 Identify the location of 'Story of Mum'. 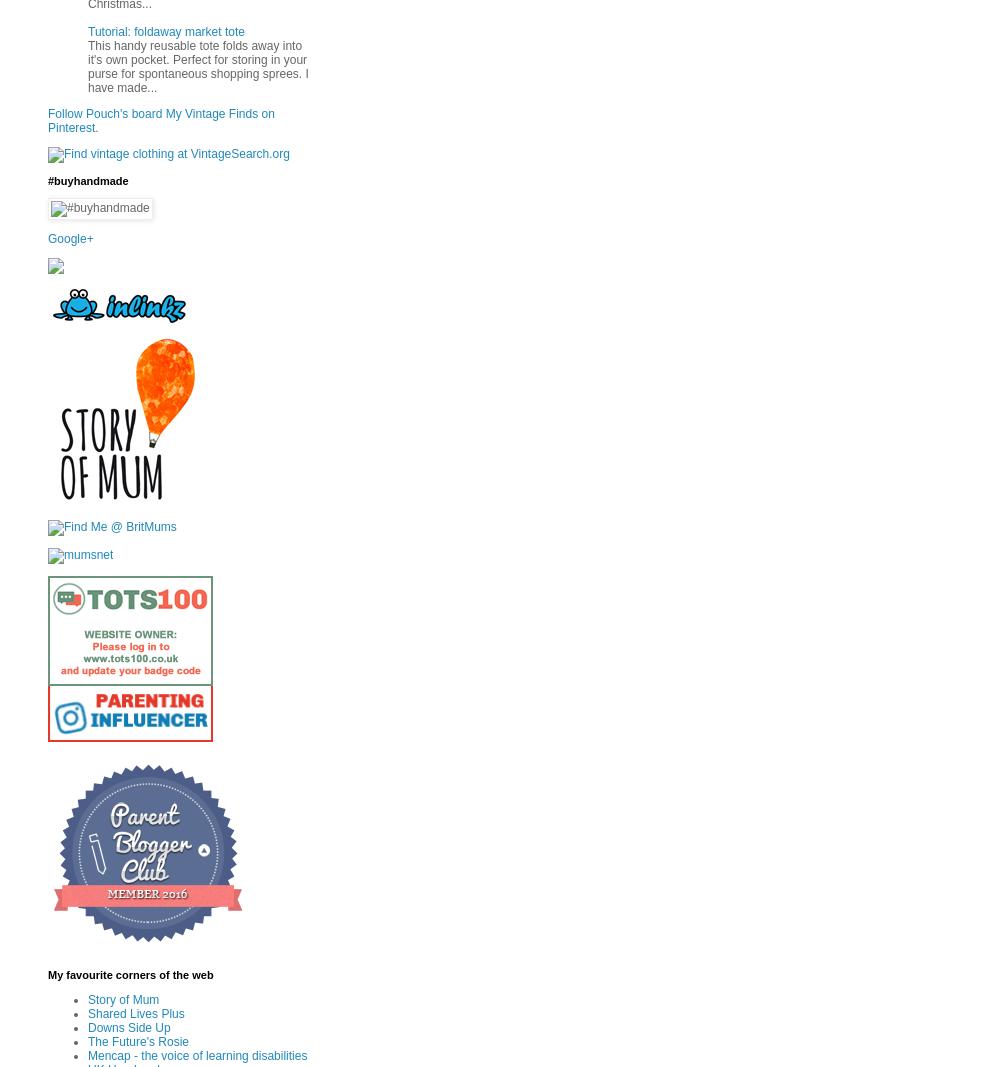
(123, 999).